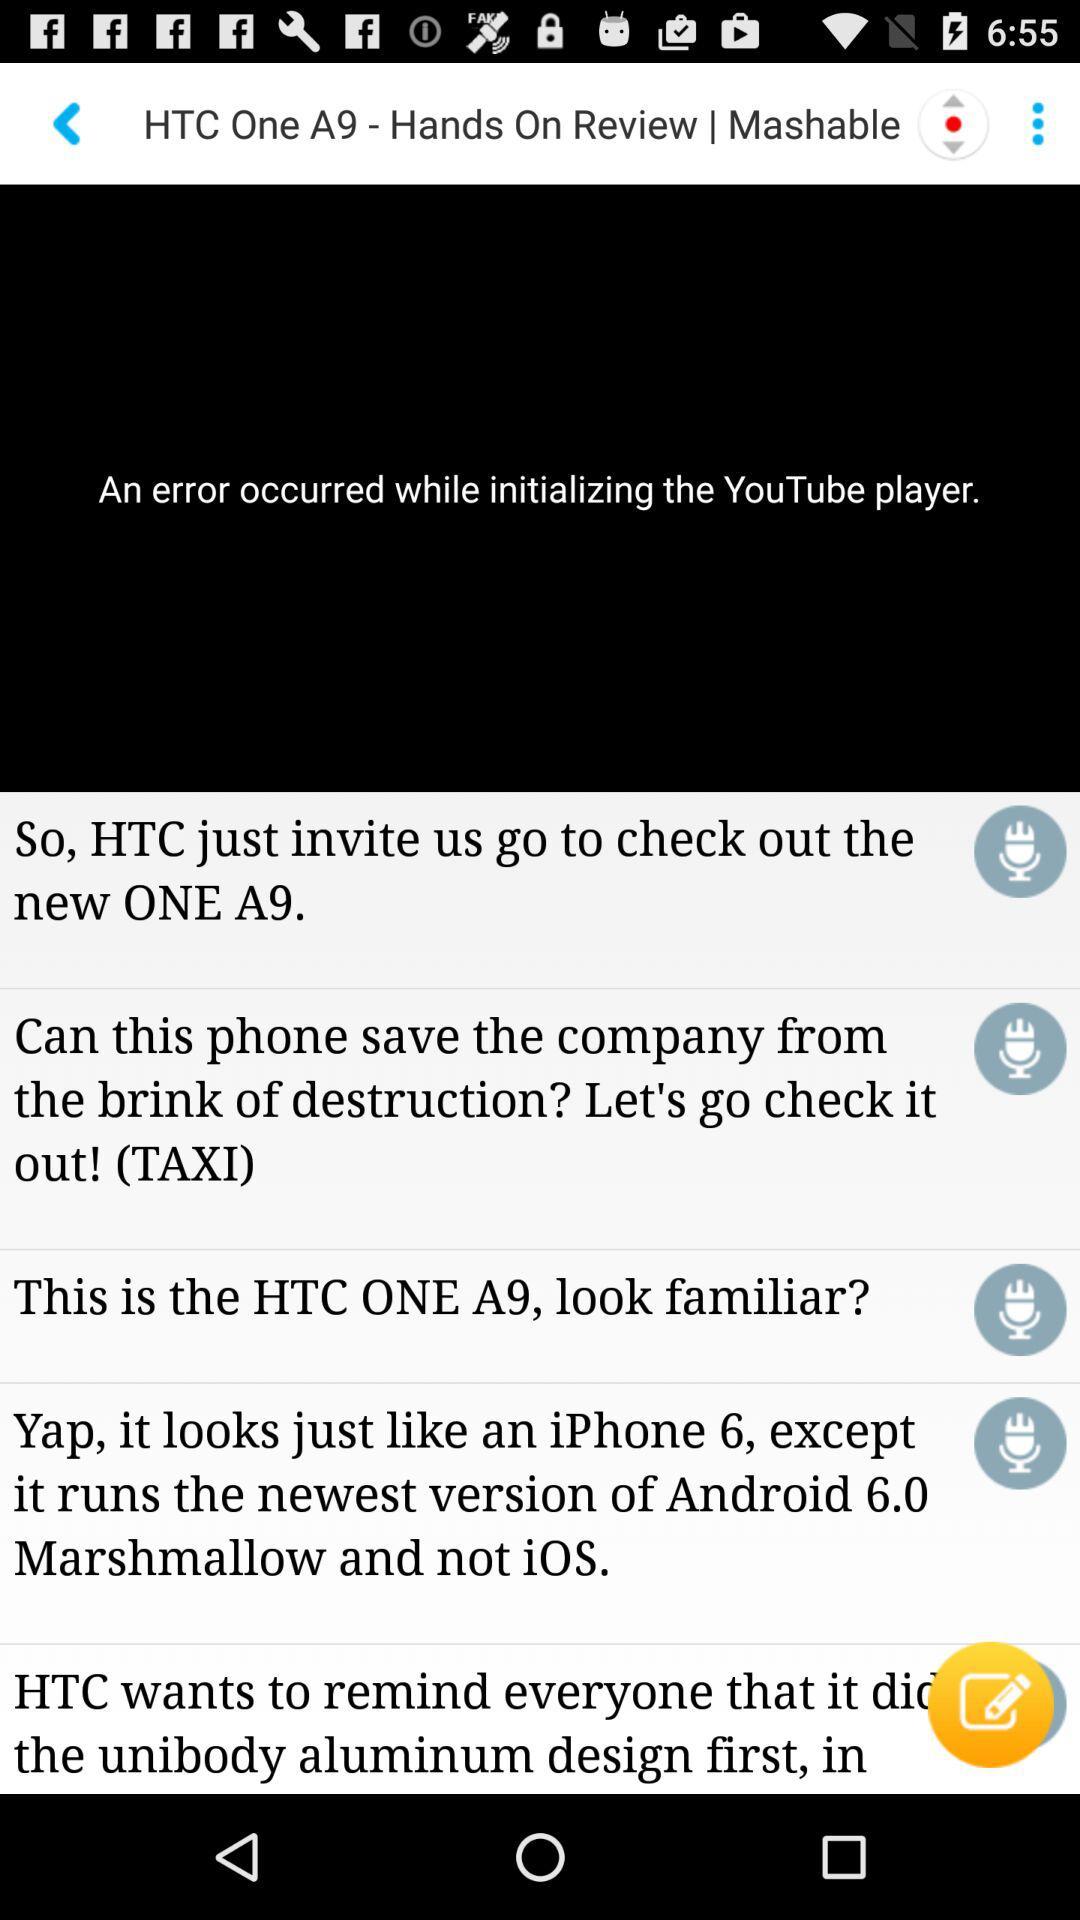 The image size is (1080, 1920). Describe the element at coordinates (68, 122) in the screenshot. I see `the app next to the htc one a9 icon` at that location.